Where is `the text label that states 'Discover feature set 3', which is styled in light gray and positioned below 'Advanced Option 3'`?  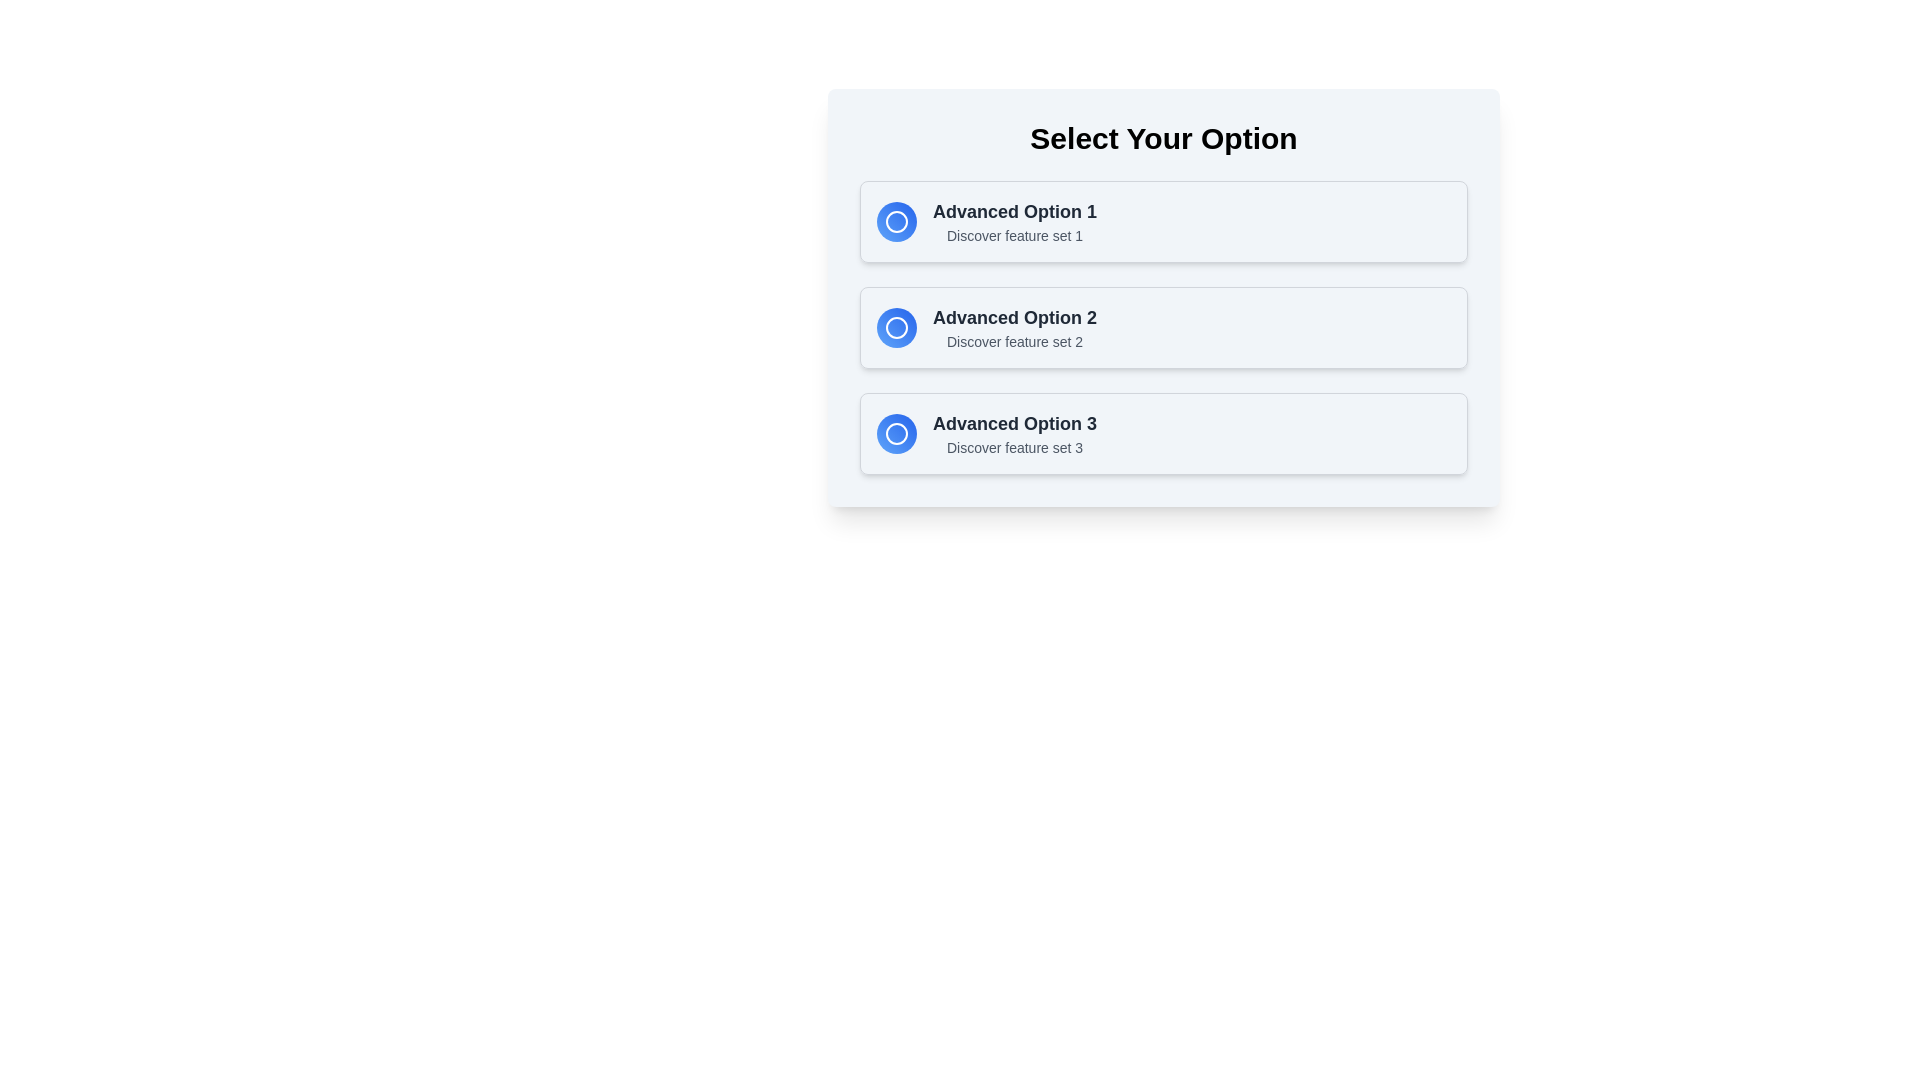 the text label that states 'Discover feature set 3', which is styled in light gray and positioned below 'Advanced Option 3' is located at coordinates (1015, 446).